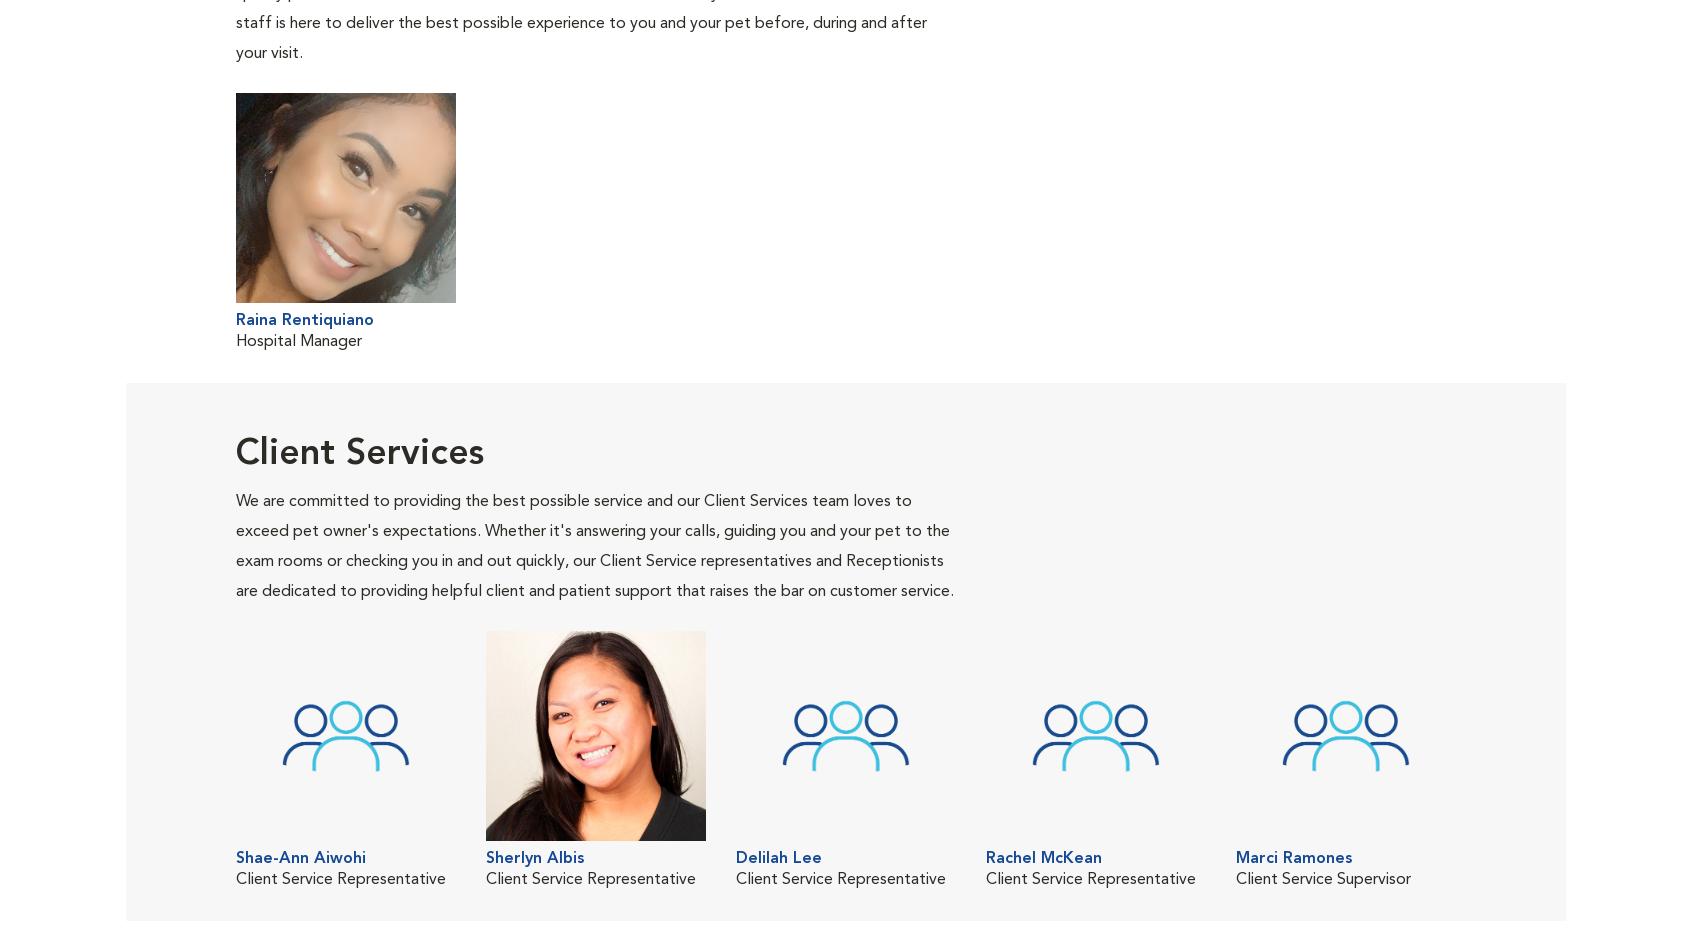  Describe the element at coordinates (778, 858) in the screenshot. I see `'Delilah Lee'` at that location.